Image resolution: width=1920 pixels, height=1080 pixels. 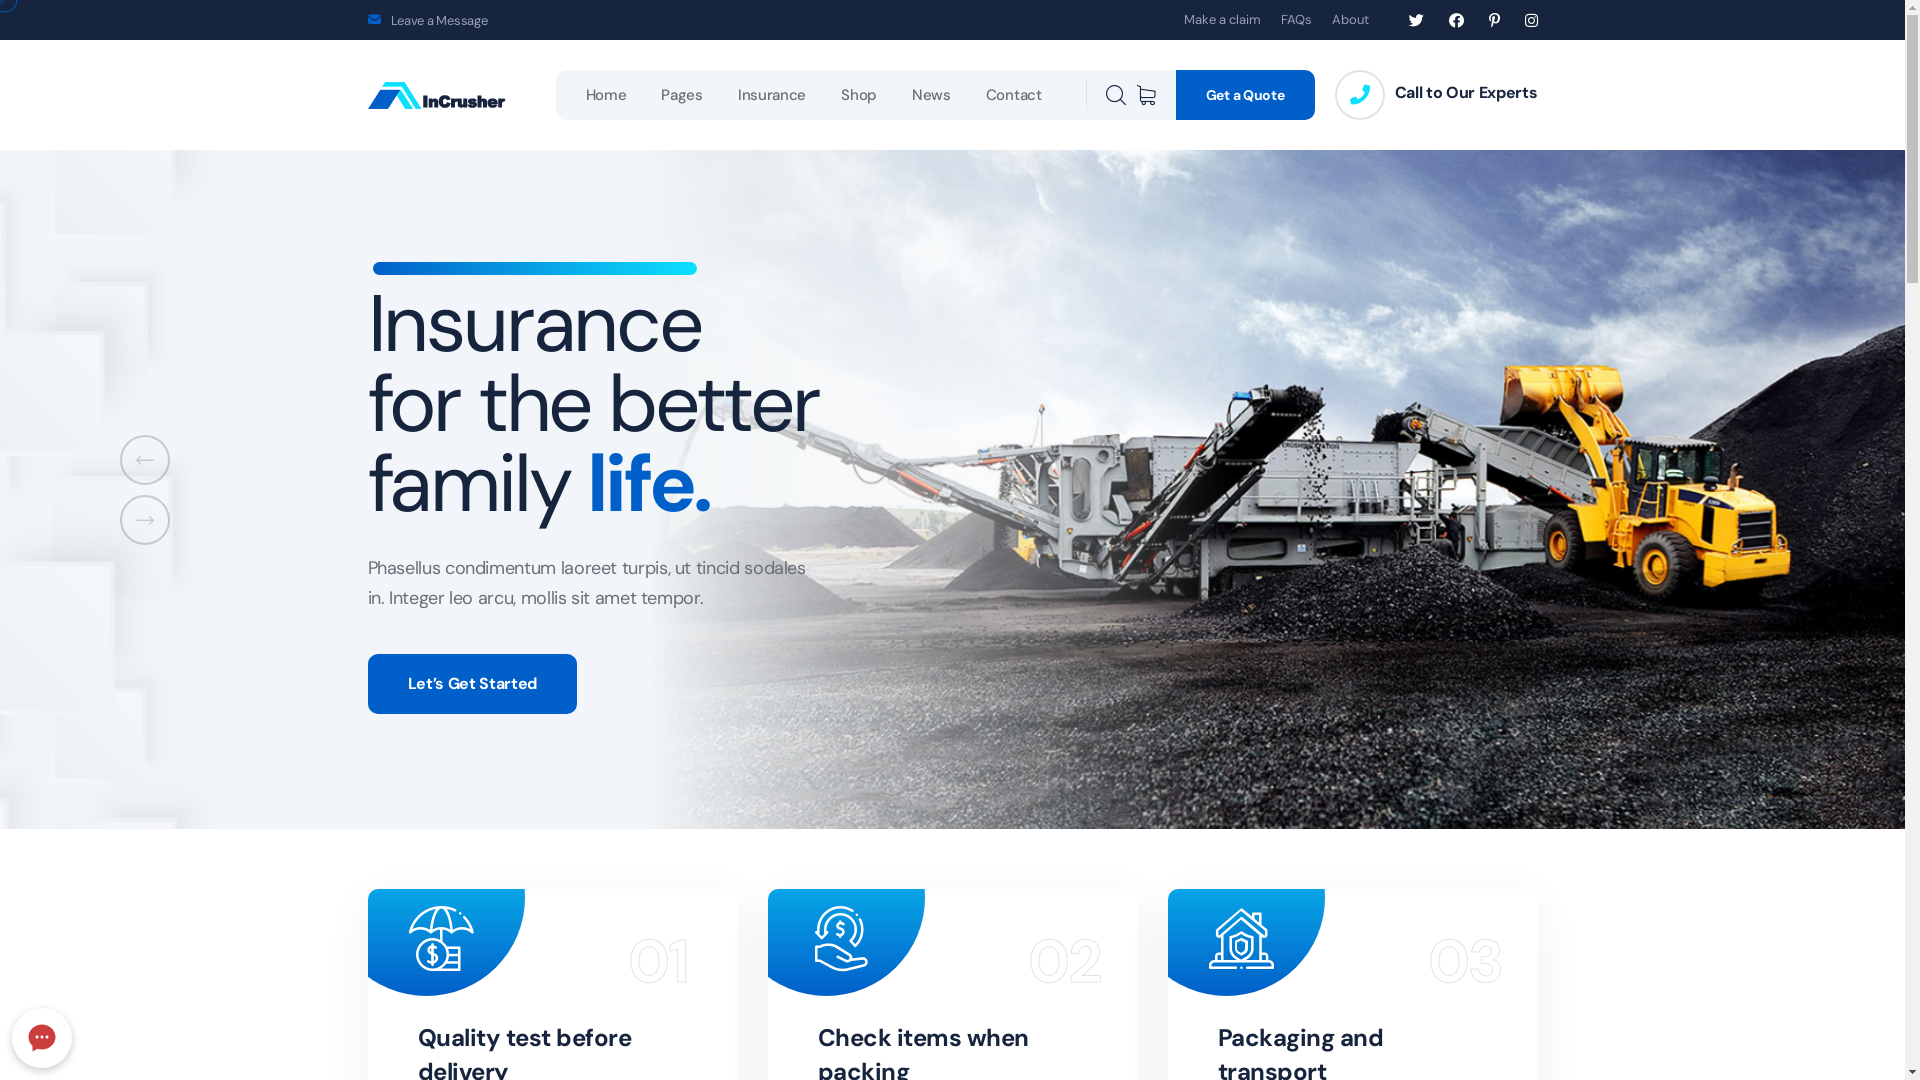 I want to click on 'Insurance', so click(x=737, y=95).